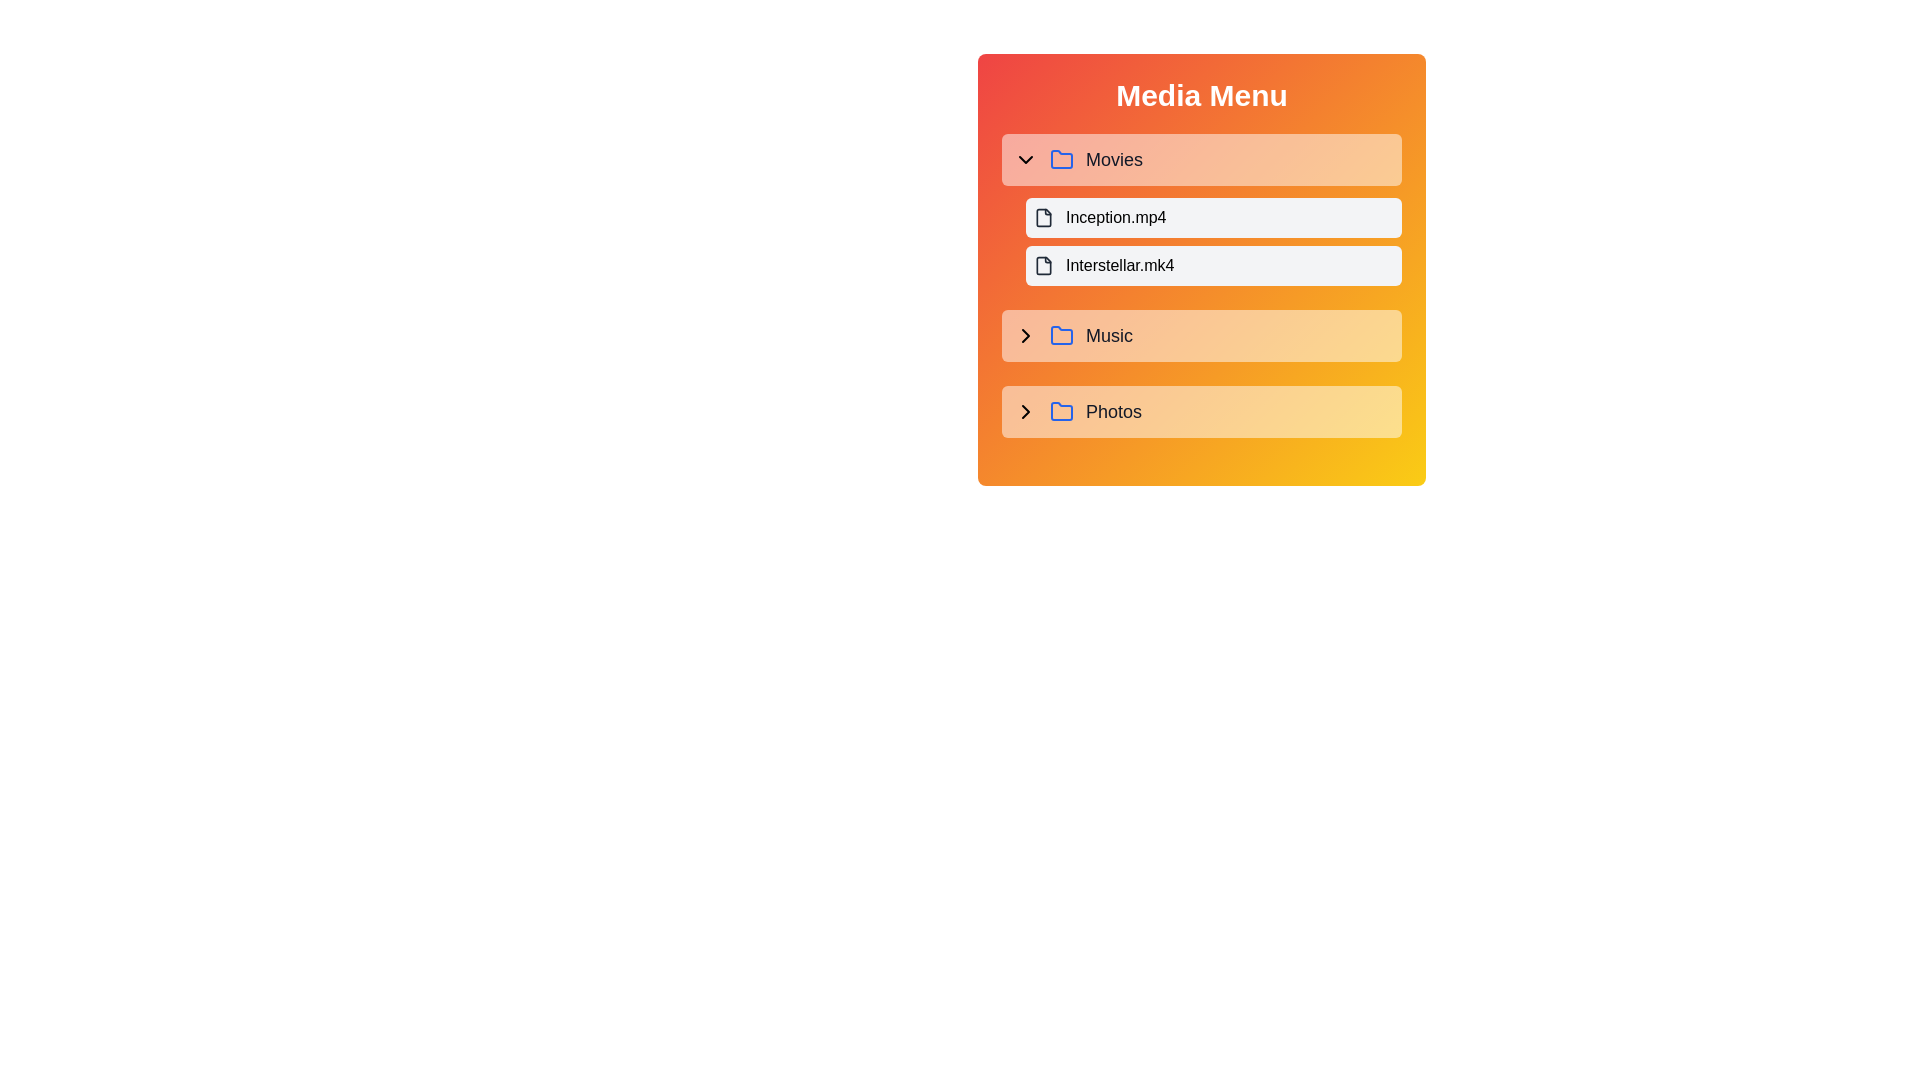 This screenshot has width=1920, height=1080. I want to click on the file icon representing 'Interstellar.mk4' in the 'Movies' category, which is located to the left of the file name in the list, so click(1042, 265).